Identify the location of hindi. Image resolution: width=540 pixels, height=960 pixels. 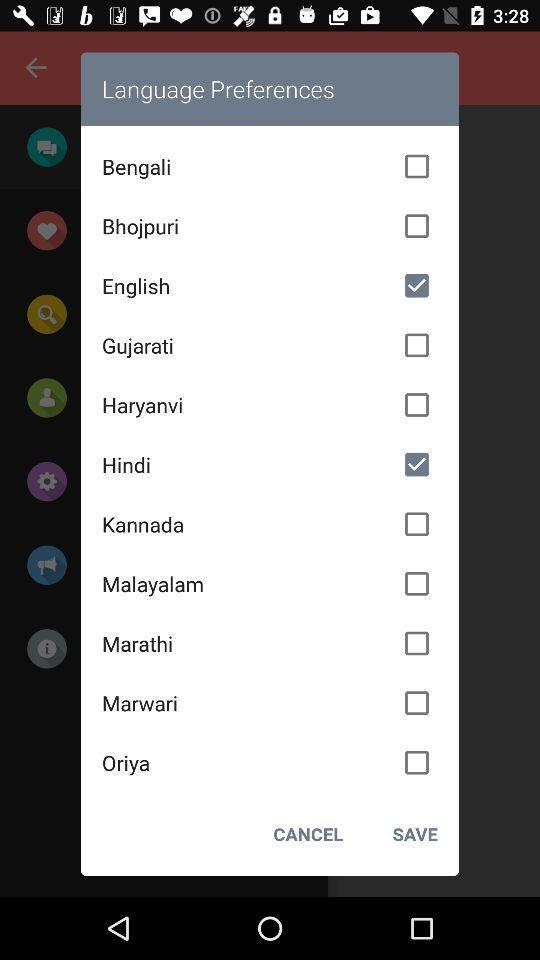
(270, 464).